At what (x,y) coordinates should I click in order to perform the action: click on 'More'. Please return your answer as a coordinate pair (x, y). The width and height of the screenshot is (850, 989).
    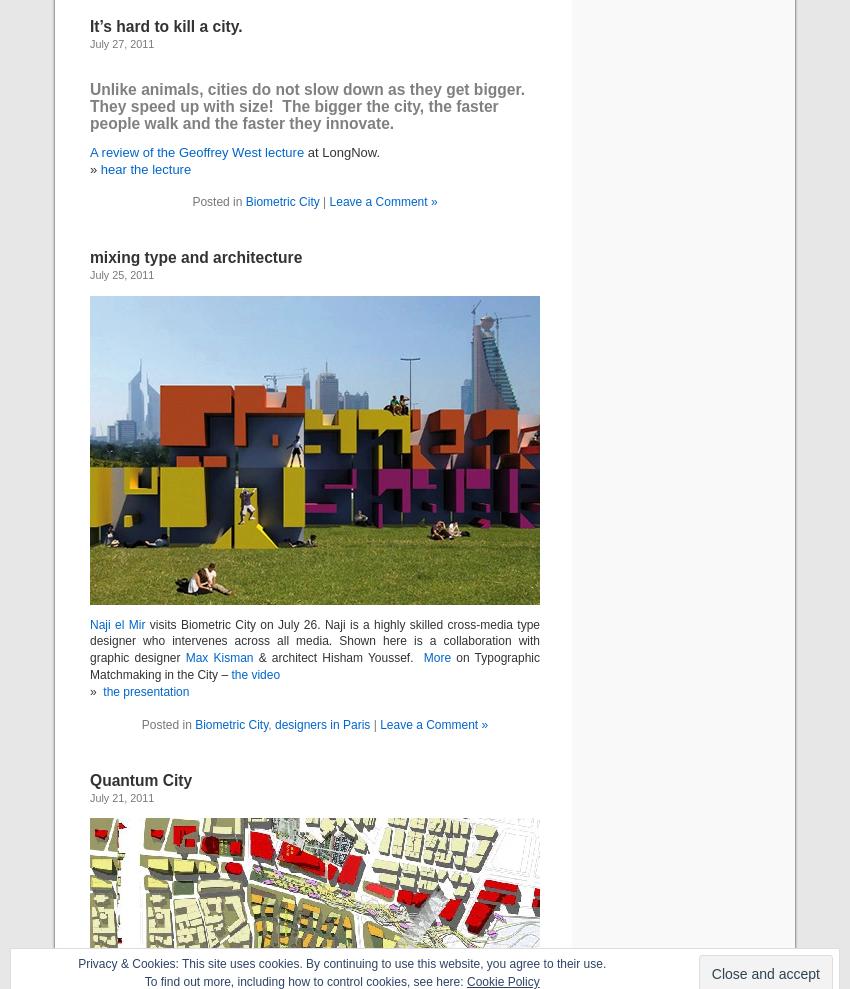
    Looking at the image, I should click on (435, 657).